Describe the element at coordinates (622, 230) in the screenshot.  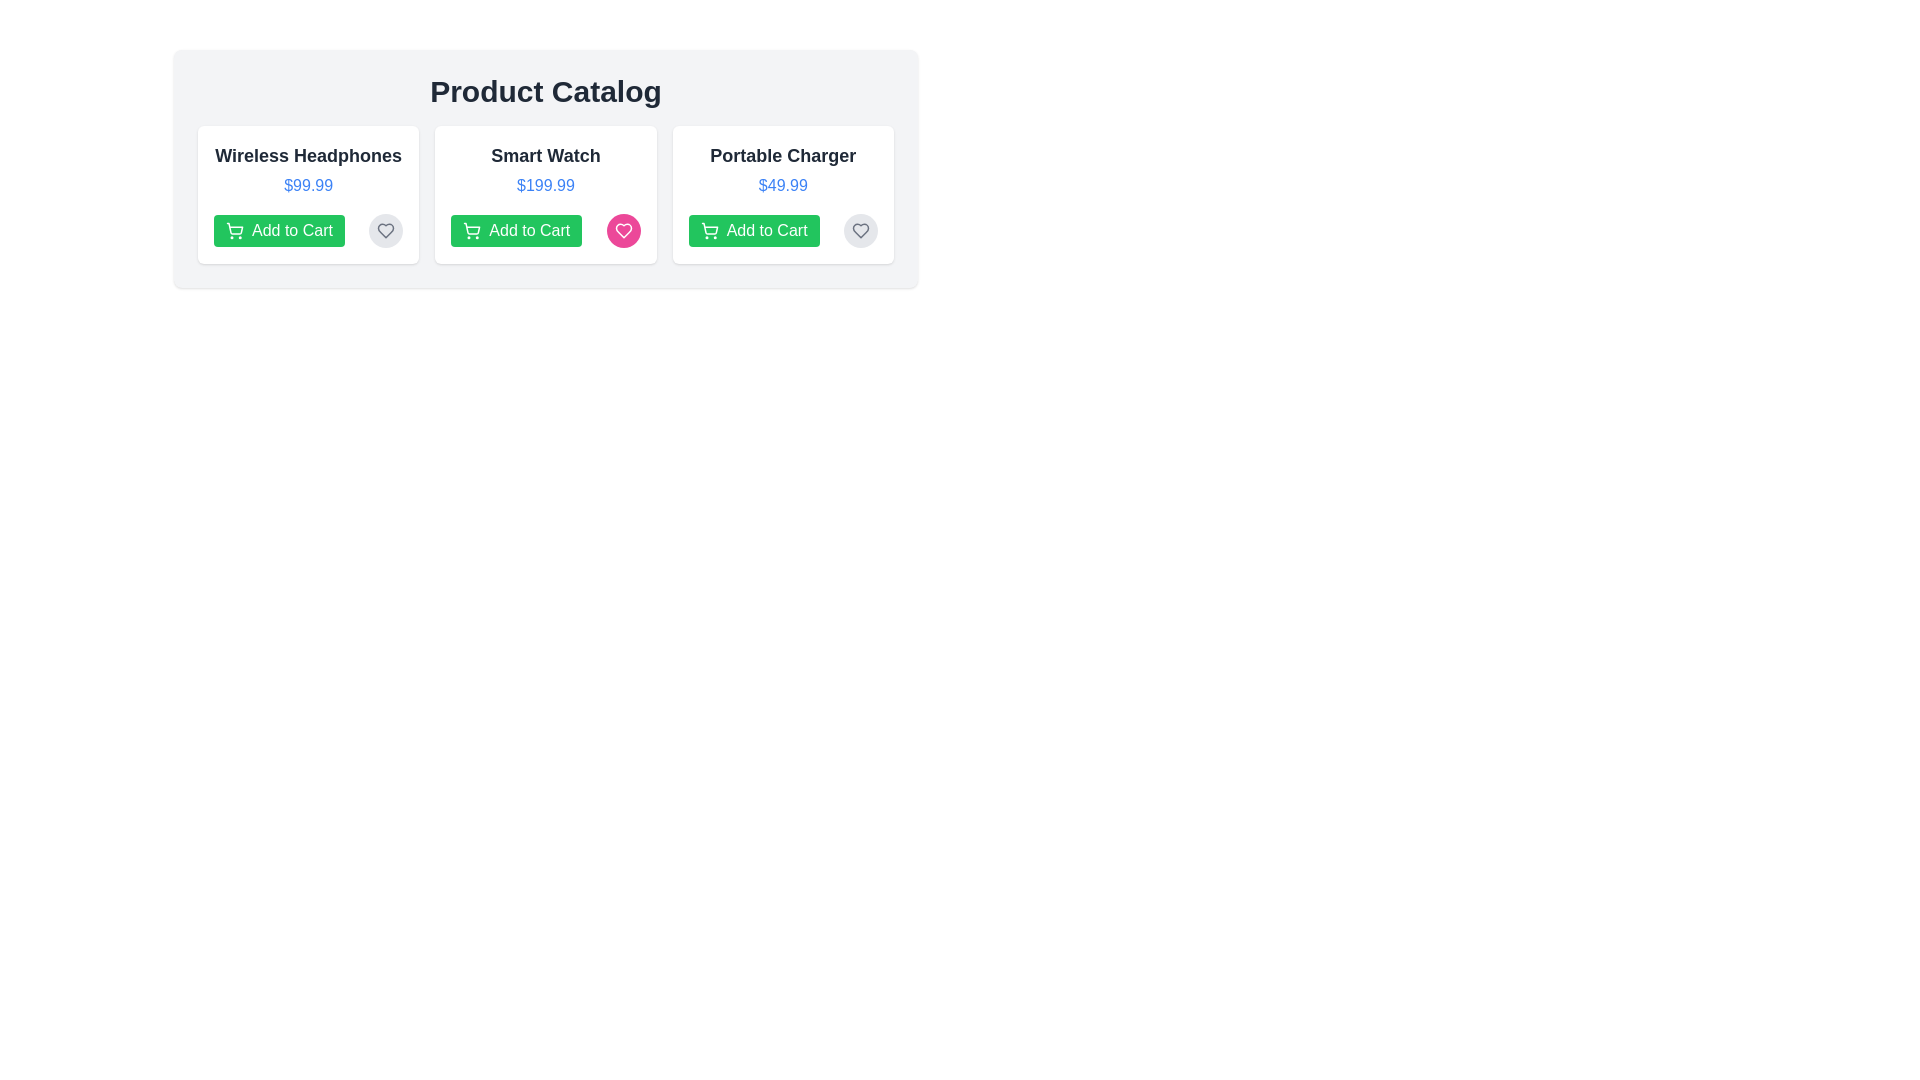
I see `favorite button for the product Smart Watch` at that location.